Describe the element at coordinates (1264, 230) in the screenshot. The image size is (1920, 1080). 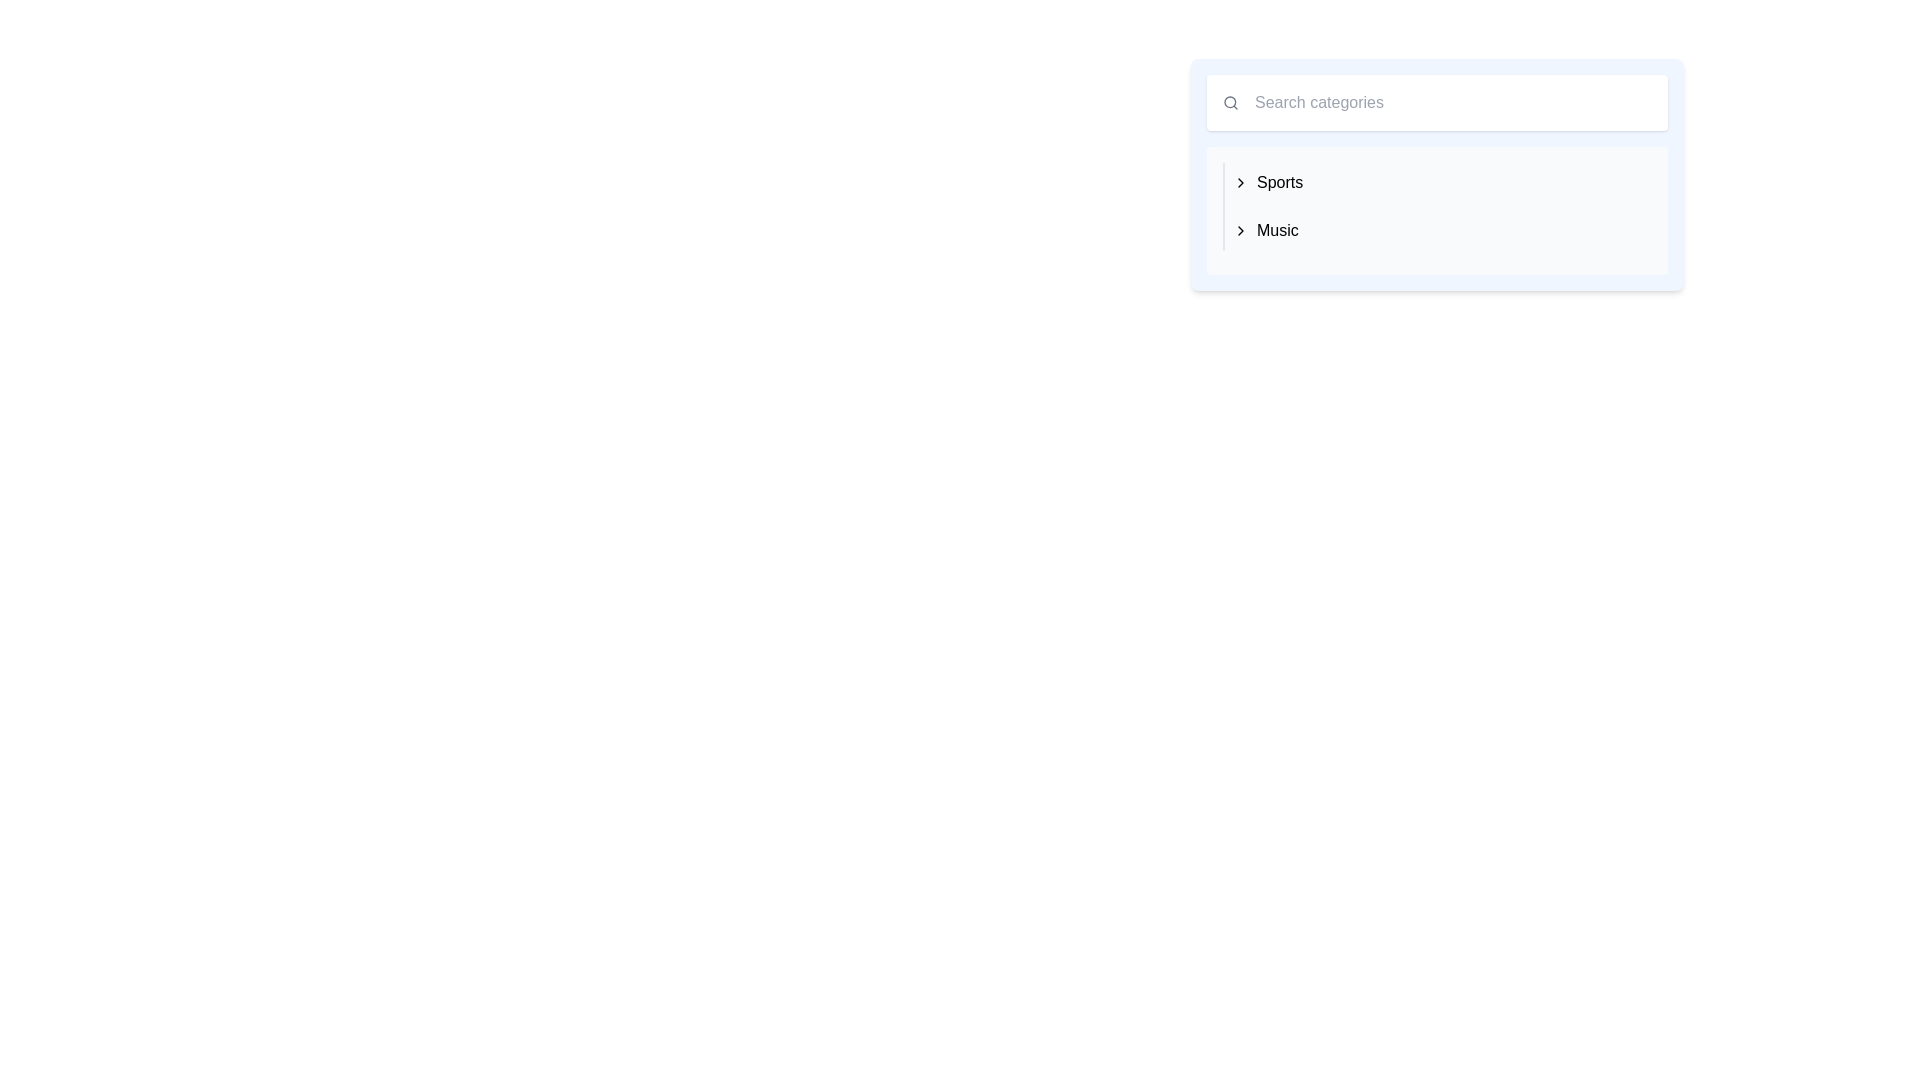
I see `the 'Music' button` at that location.